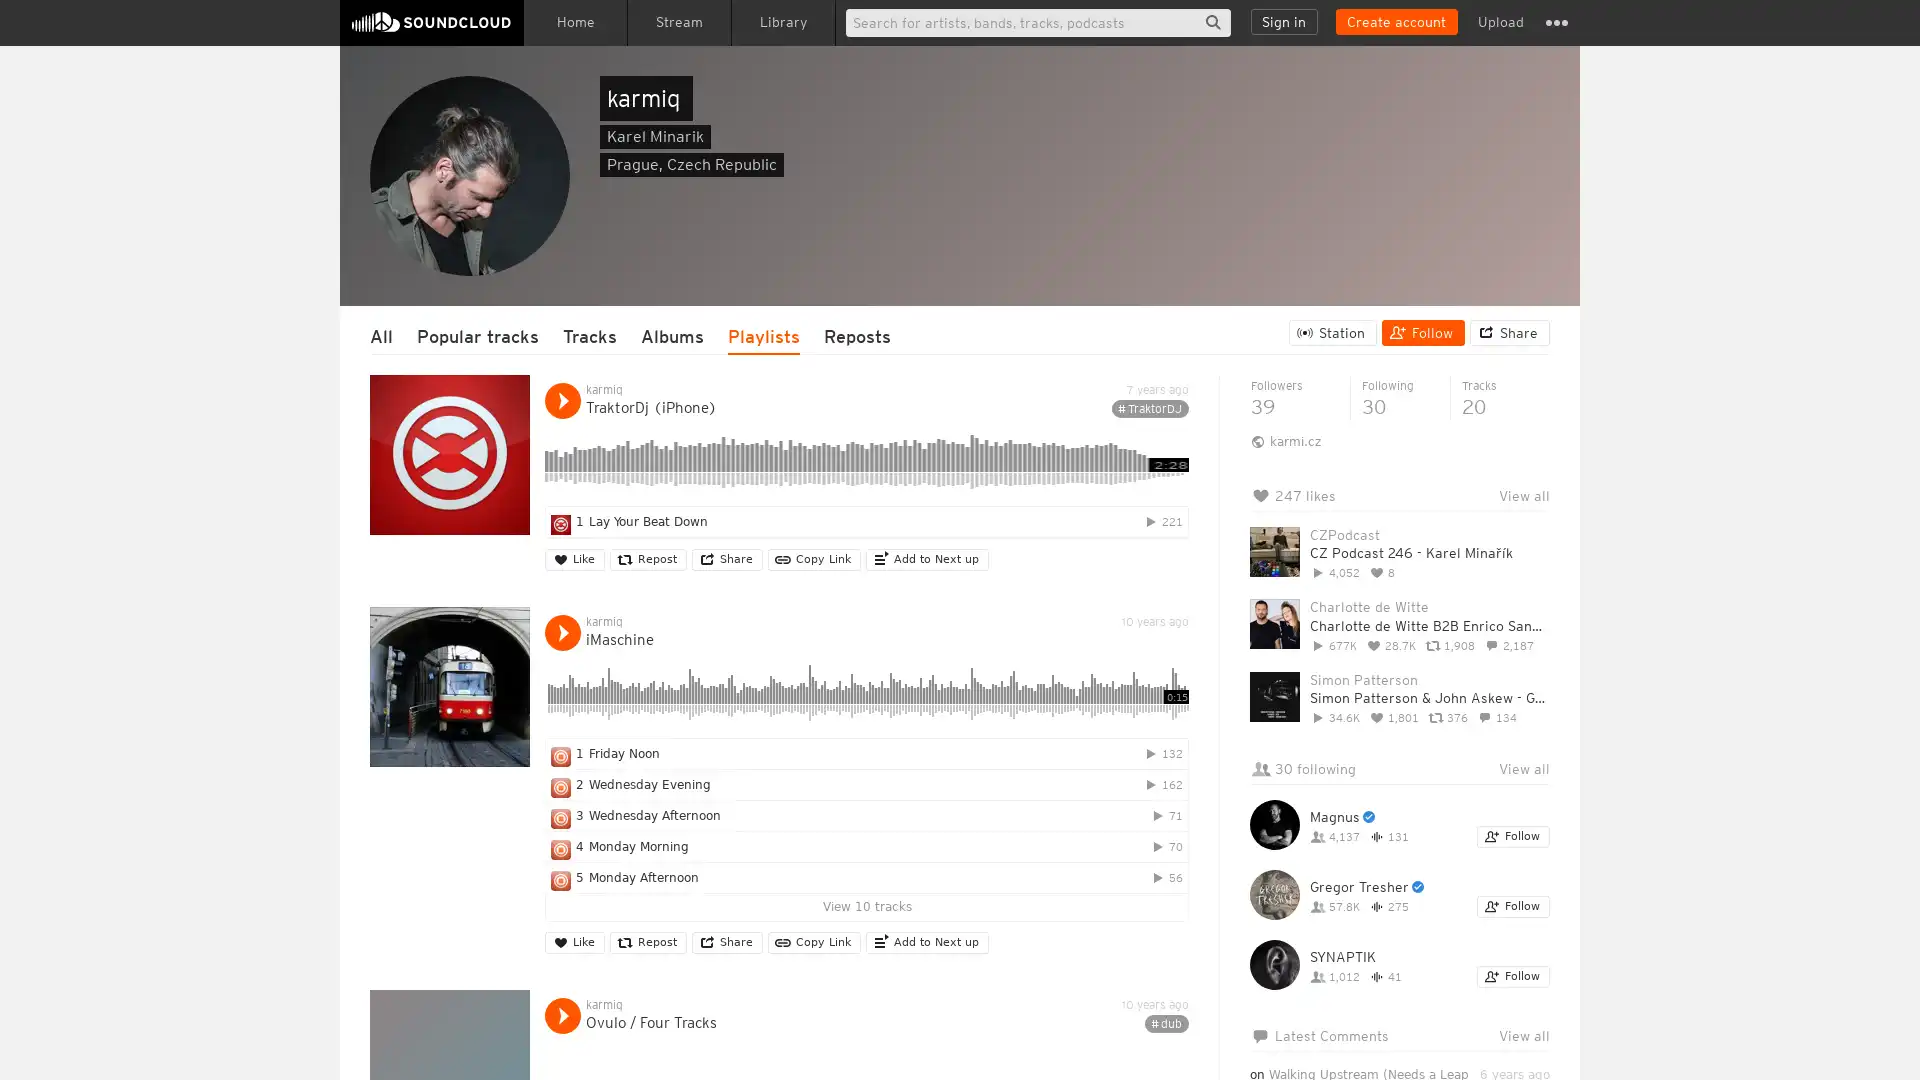 This screenshot has height=1080, width=1920. What do you see at coordinates (814, 942) in the screenshot?
I see `Copy Link` at bounding box center [814, 942].